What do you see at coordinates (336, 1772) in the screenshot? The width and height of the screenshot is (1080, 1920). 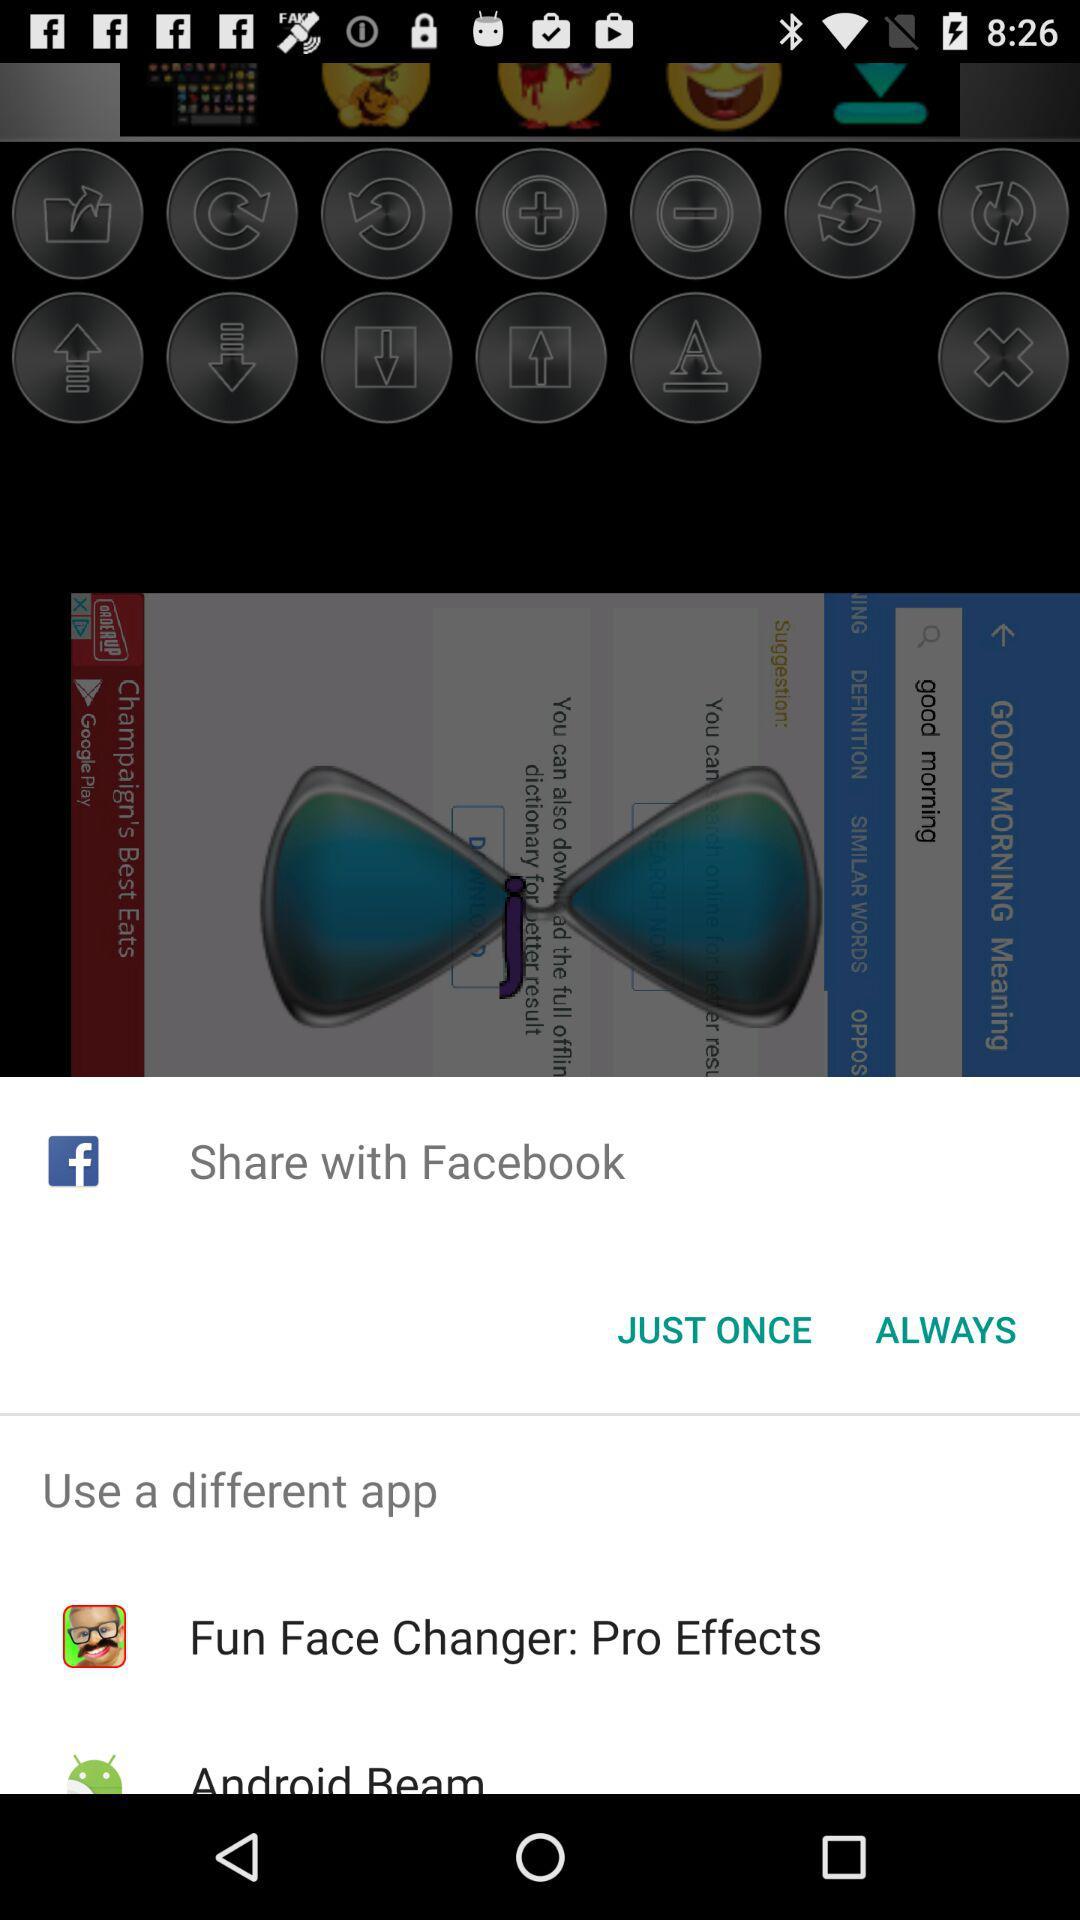 I see `the icon below the fun face changer app` at bounding box center [336, 1772].